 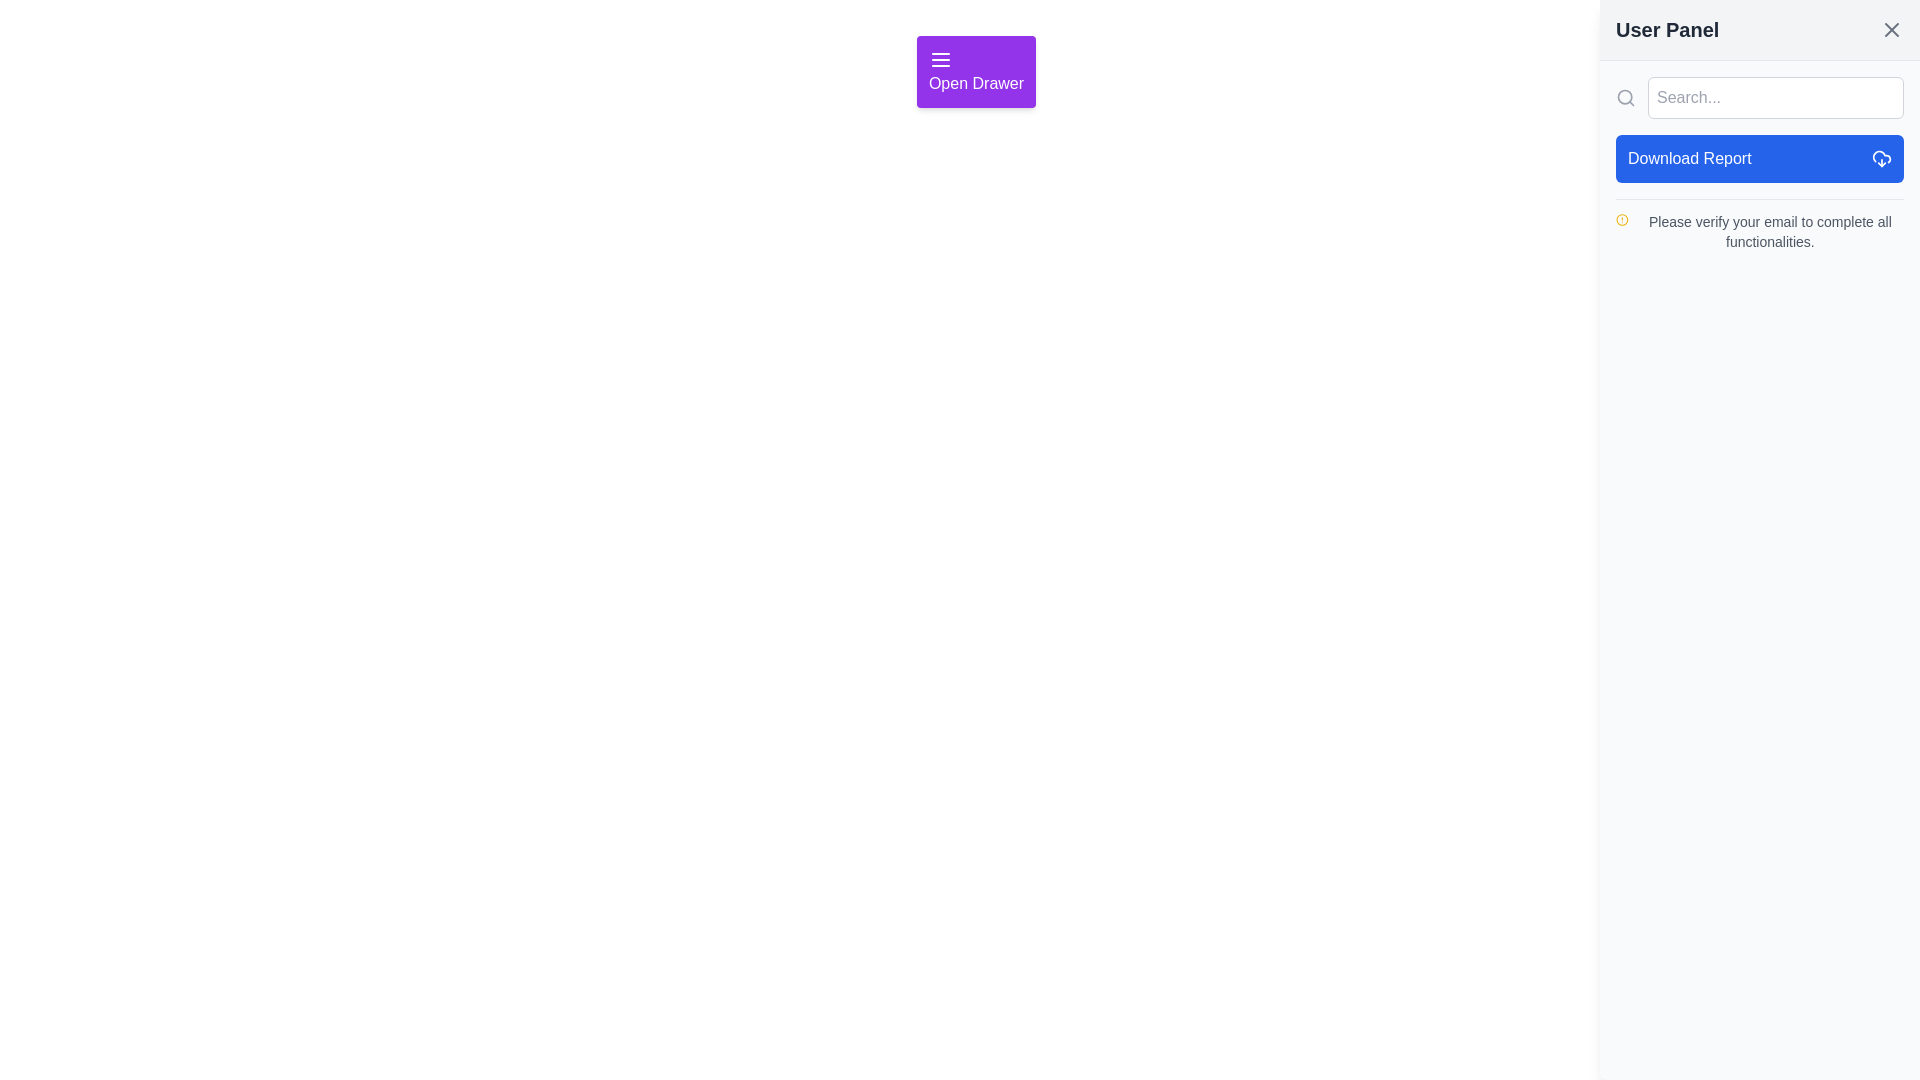 What do you see at coordinates (1688, 157) in the screenshot?
I see `the 'Download Report' text label within the button located in the top-right panel titled 'User Panel'` at bounding box center [1688, 157].